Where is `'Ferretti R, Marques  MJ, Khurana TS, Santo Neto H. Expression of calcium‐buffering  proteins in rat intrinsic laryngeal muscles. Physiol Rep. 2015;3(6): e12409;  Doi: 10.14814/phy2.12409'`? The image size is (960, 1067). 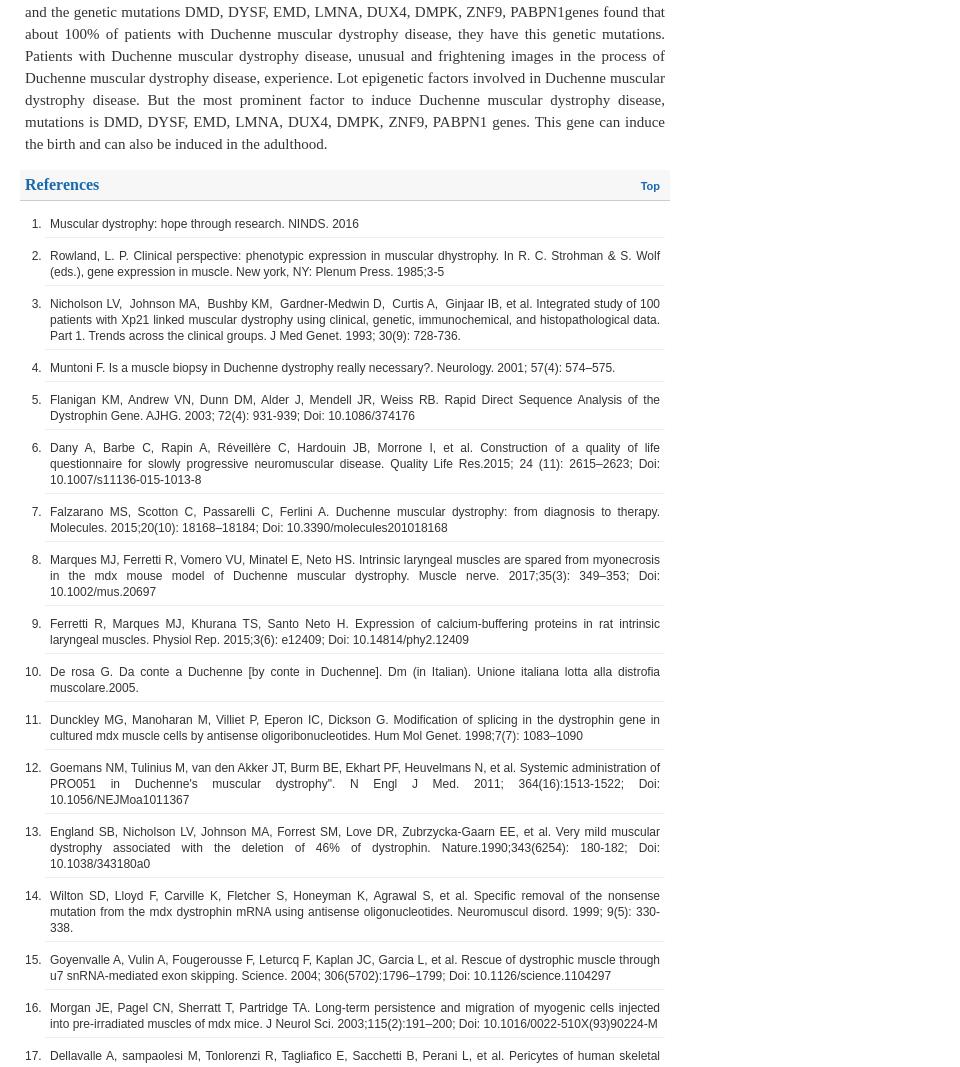 'Ferretti R, Marques  MJ, Khurana TS, Santo Neto H. Expression of calcium‐buffering  proteins in rat intrinsic laryngeal muscles. Physiol Rep. 2015;3(6): e12409;  Doi: 10.14814/phy2.12409' is located at coordinates (355, 631).